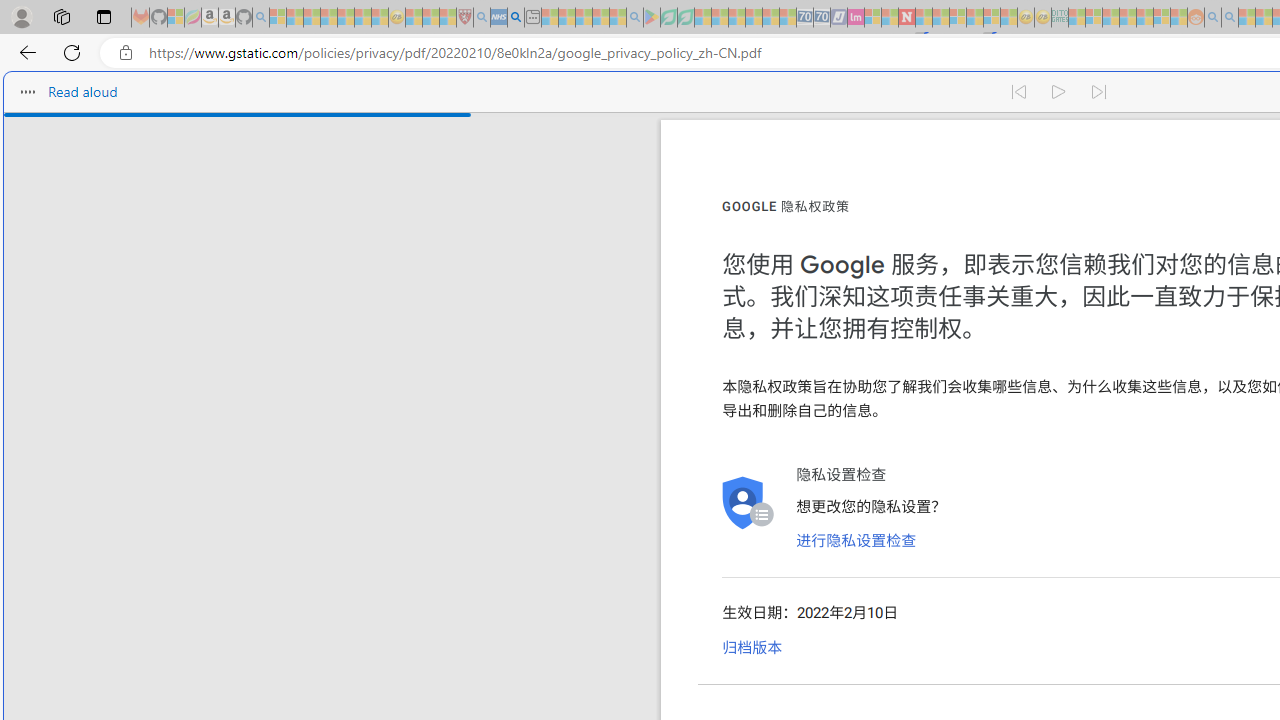 This screenshot has width=1280, height=720. I want to click on 'Continue to read aloud (Ctrl+Shift+U)', so click(1058, 92).